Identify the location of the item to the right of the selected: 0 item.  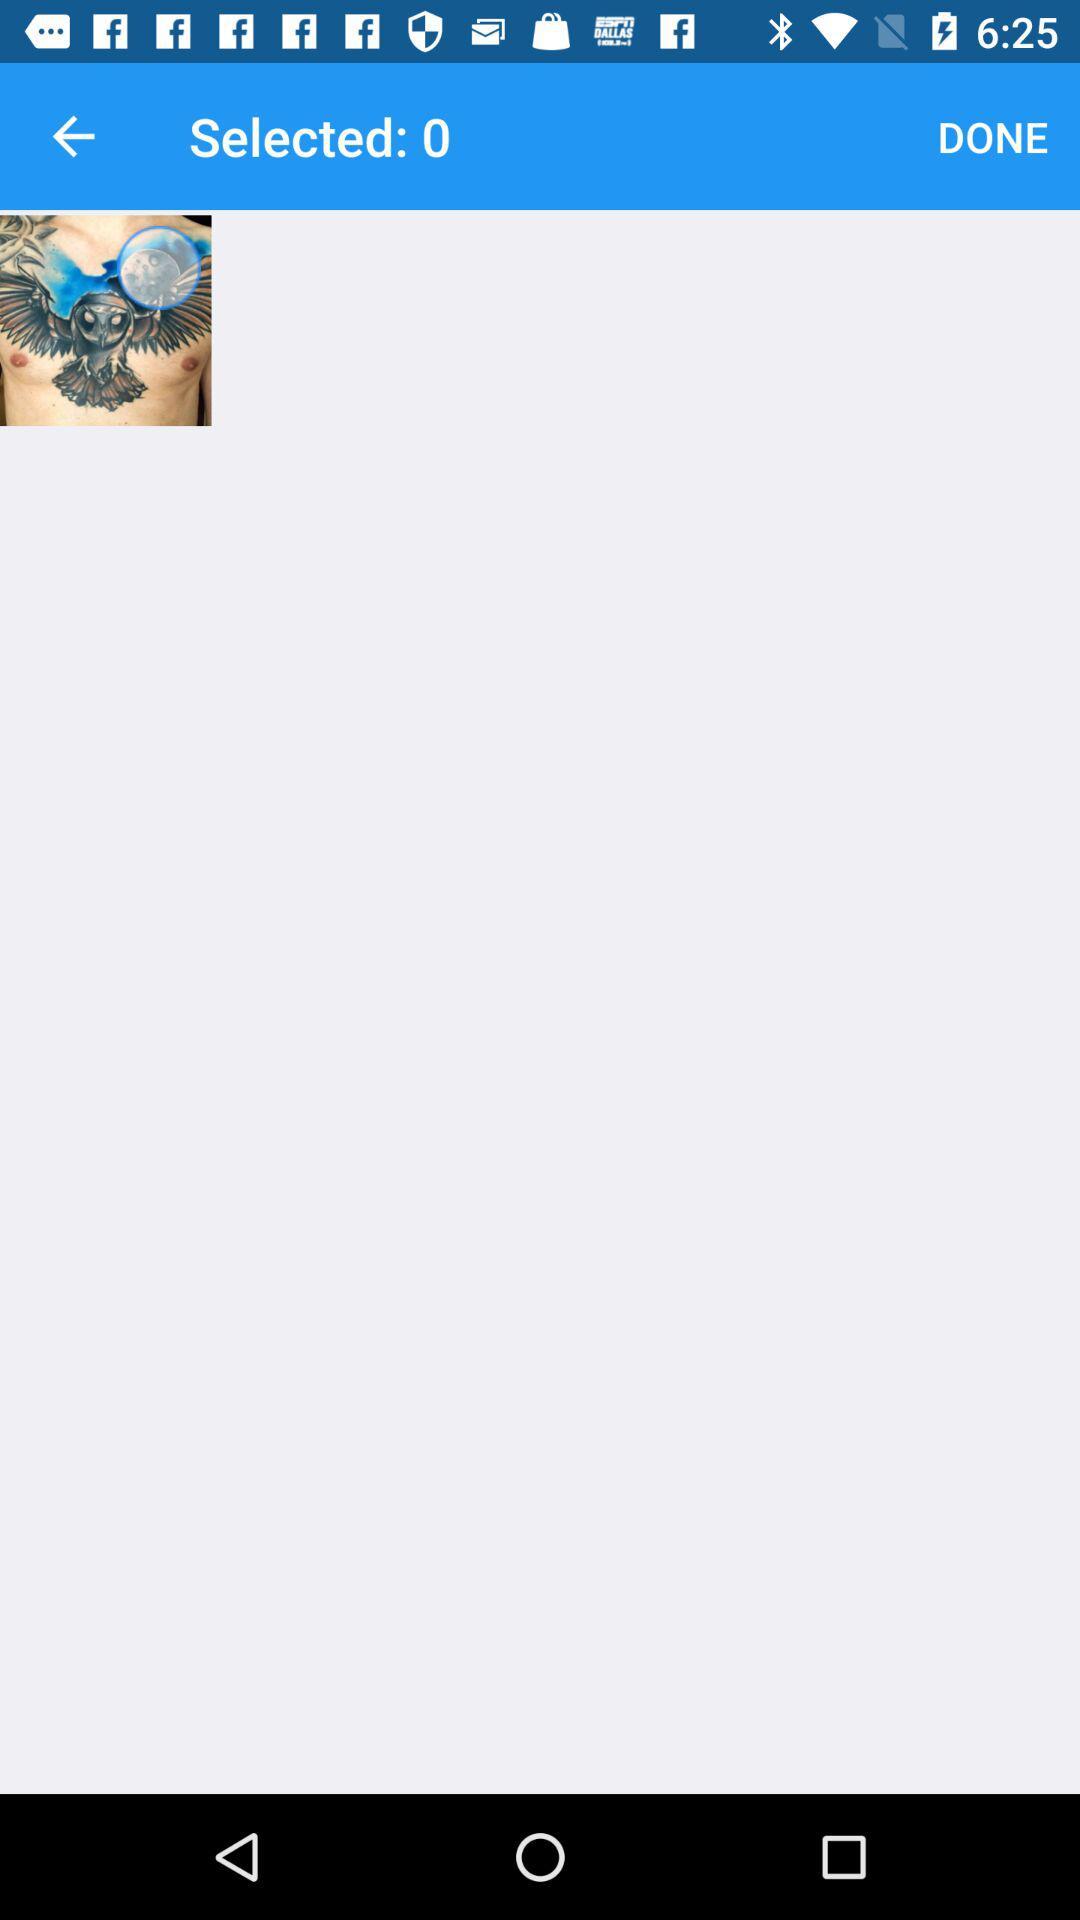
(992, 135).